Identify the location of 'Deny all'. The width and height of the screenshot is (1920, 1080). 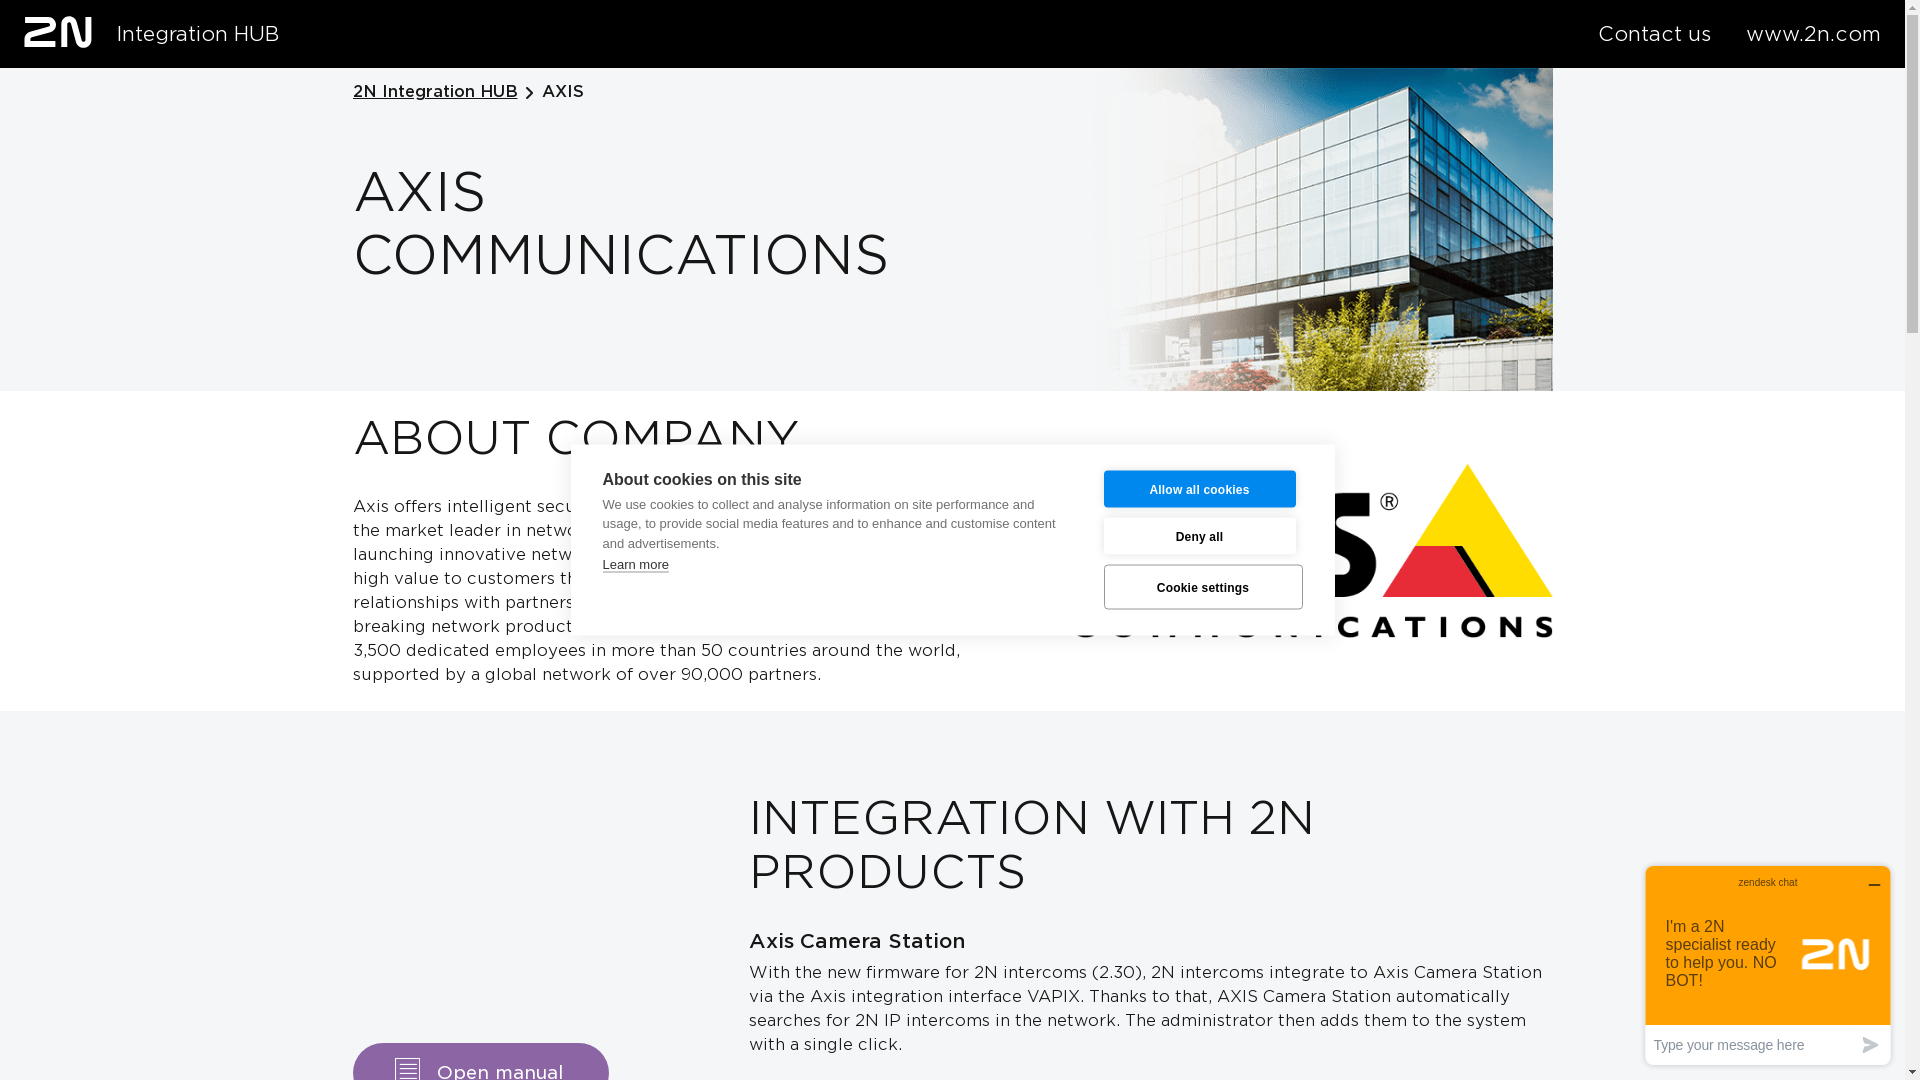
(1200, 535).